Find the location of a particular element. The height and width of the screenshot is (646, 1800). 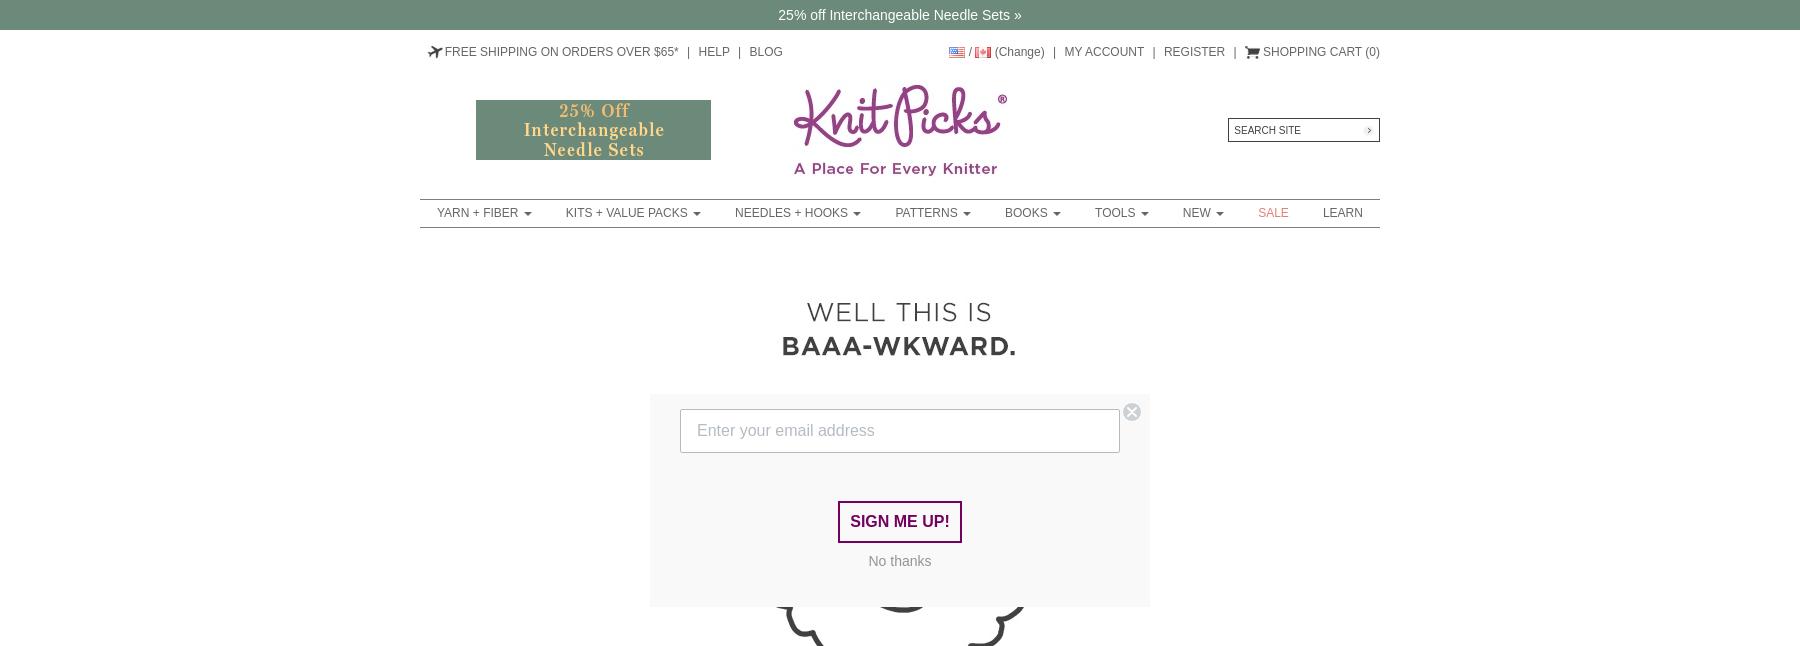

'(' is located at coordinates (1363, 51).